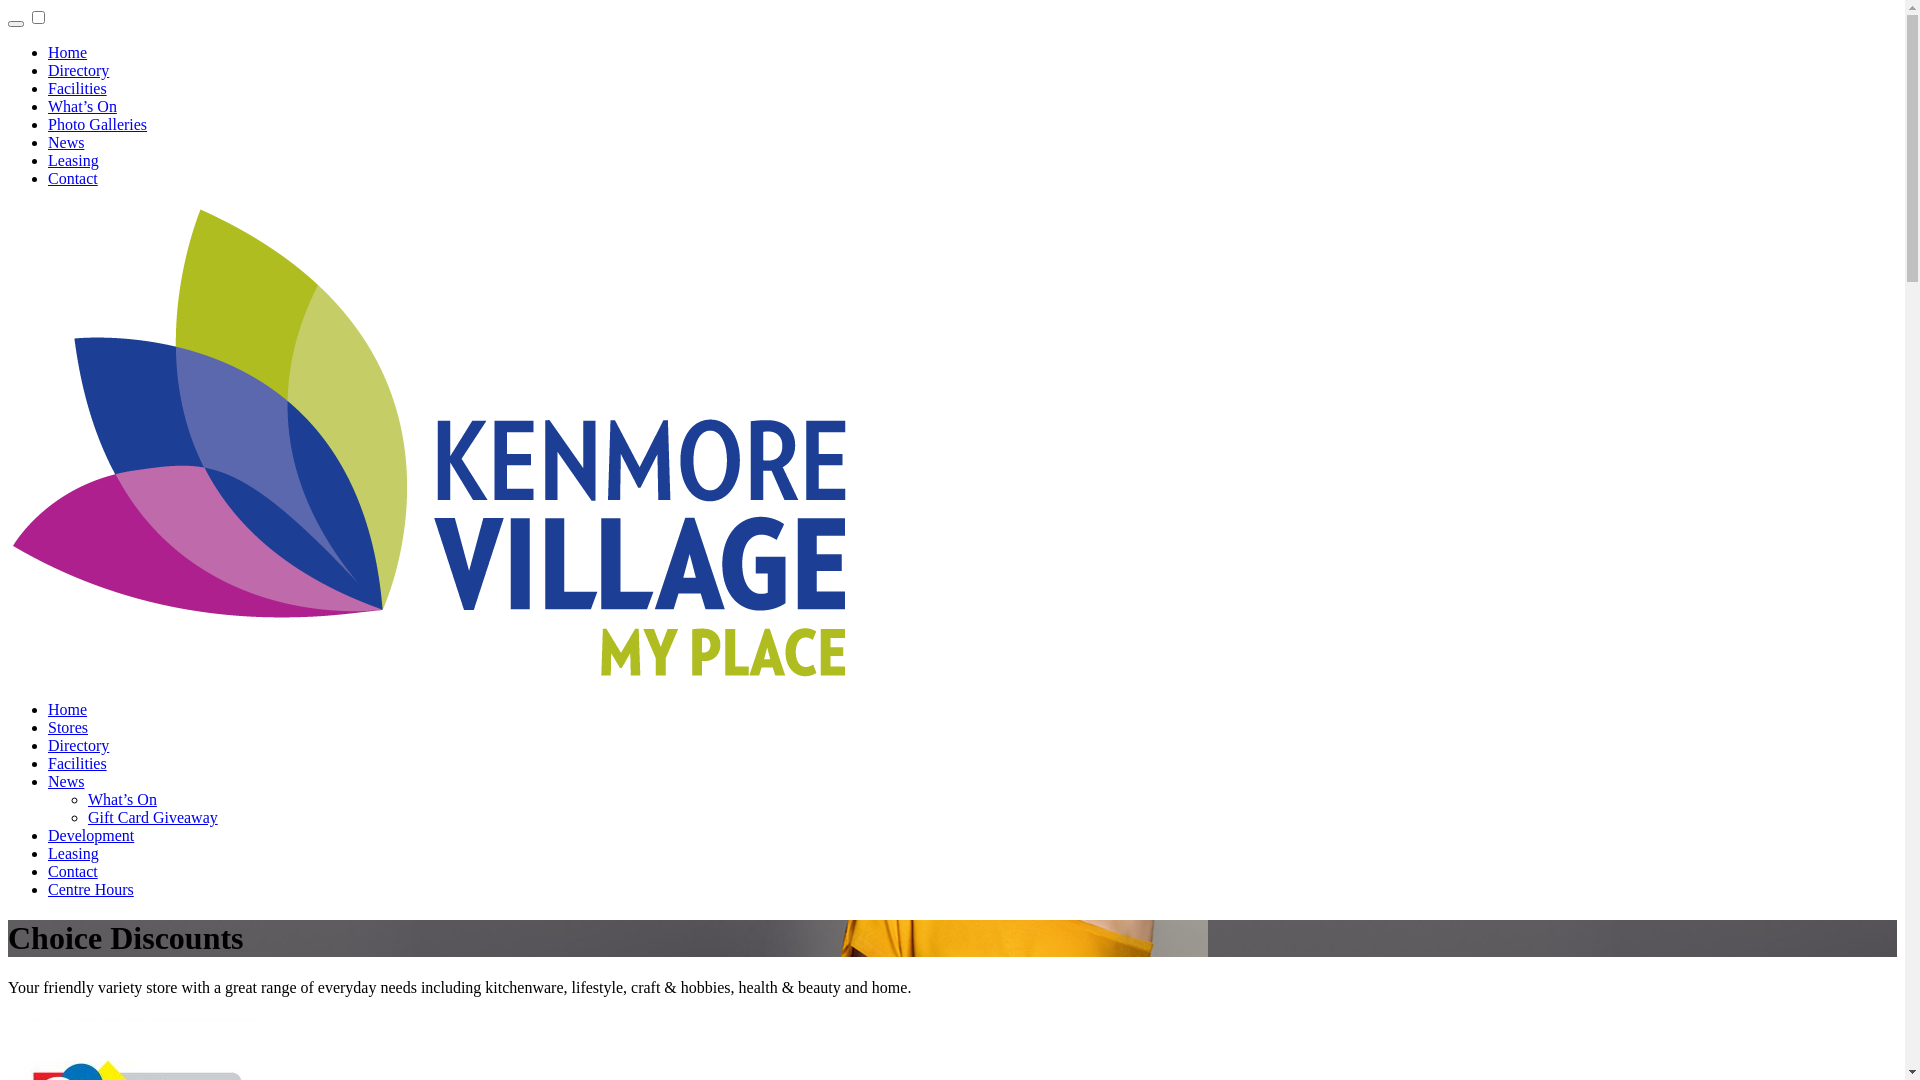  What do you see at coordinates (77, 763) in the screenshot?
I see `'Facilities'` at bounding box center [77, 763].